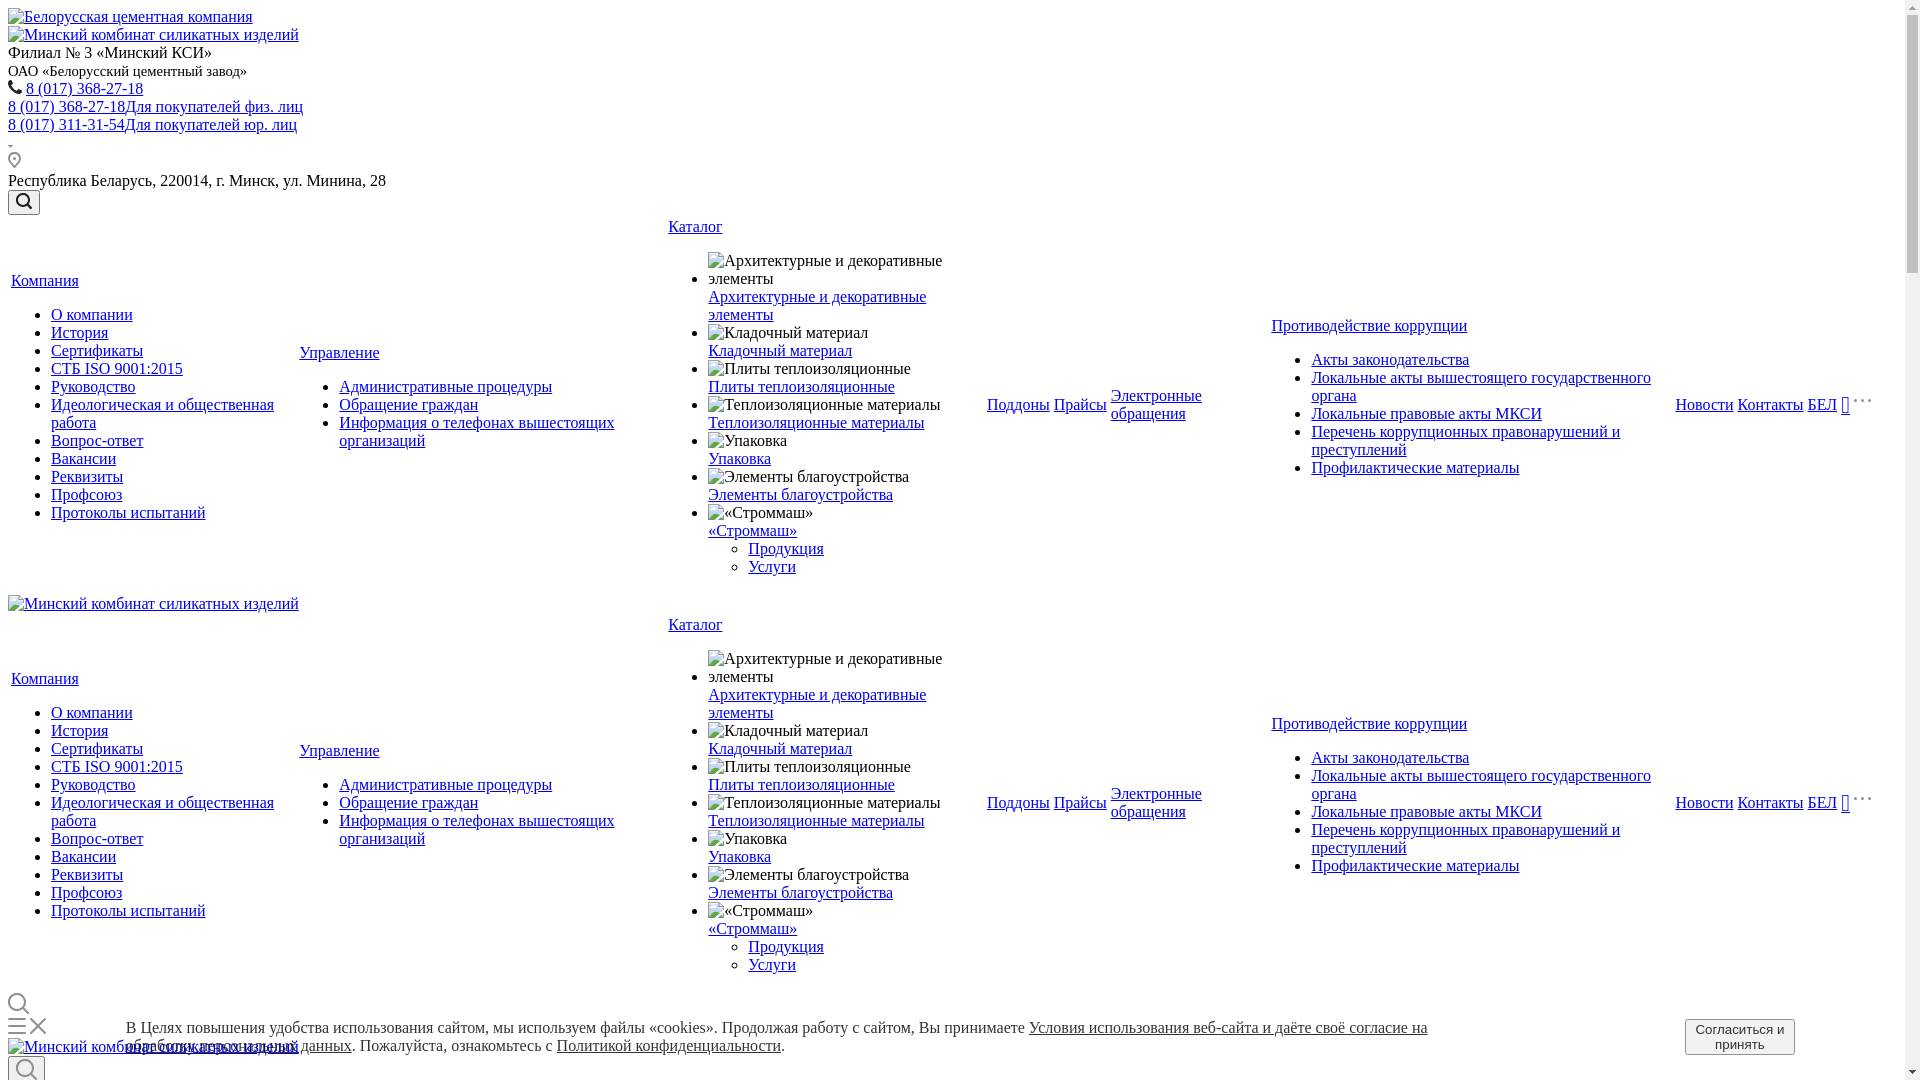 The height and width of the screenshot is (1080, 1920). I want to click on '8 (017) 368-27-18', so click(25, 87).